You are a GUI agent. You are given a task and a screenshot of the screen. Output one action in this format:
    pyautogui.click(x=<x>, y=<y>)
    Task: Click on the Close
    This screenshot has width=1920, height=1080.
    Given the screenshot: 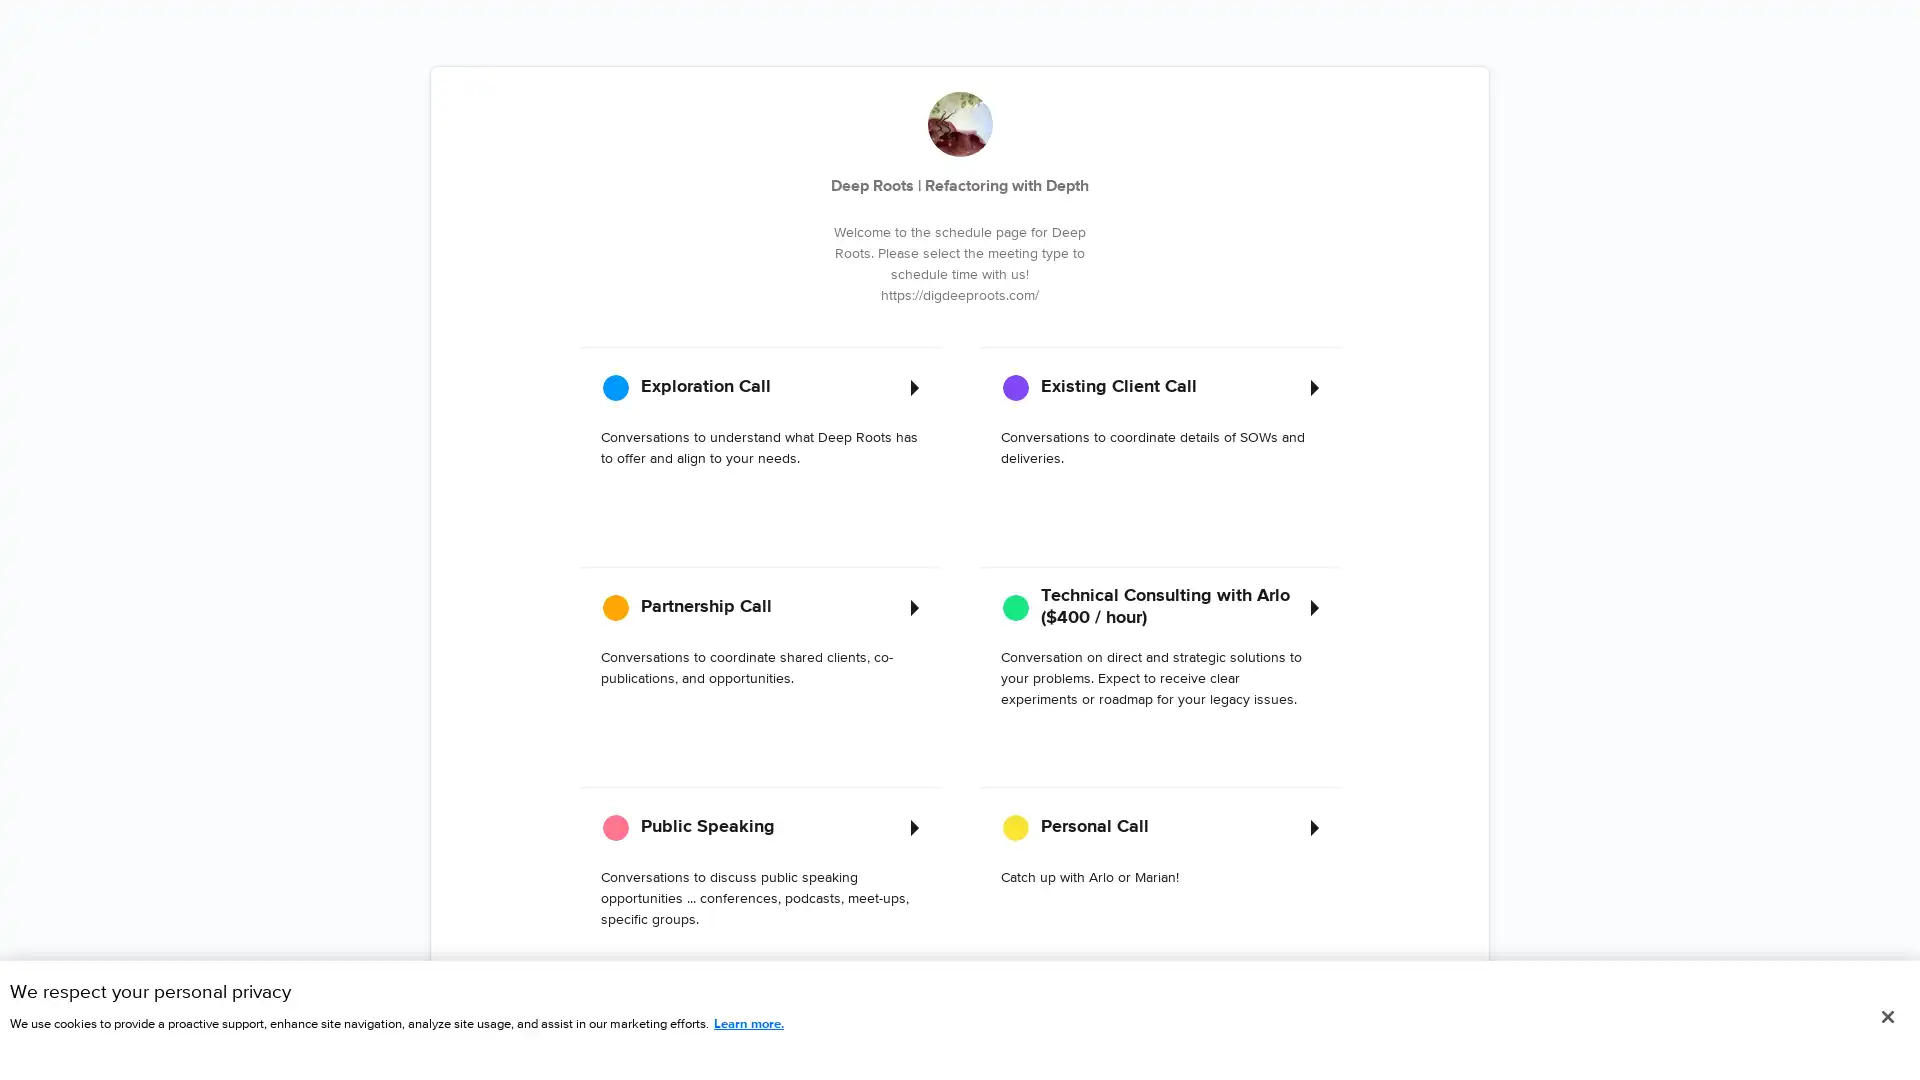 What is the action you would take?
    pyautogui.click(x=1886, y=1017)
    